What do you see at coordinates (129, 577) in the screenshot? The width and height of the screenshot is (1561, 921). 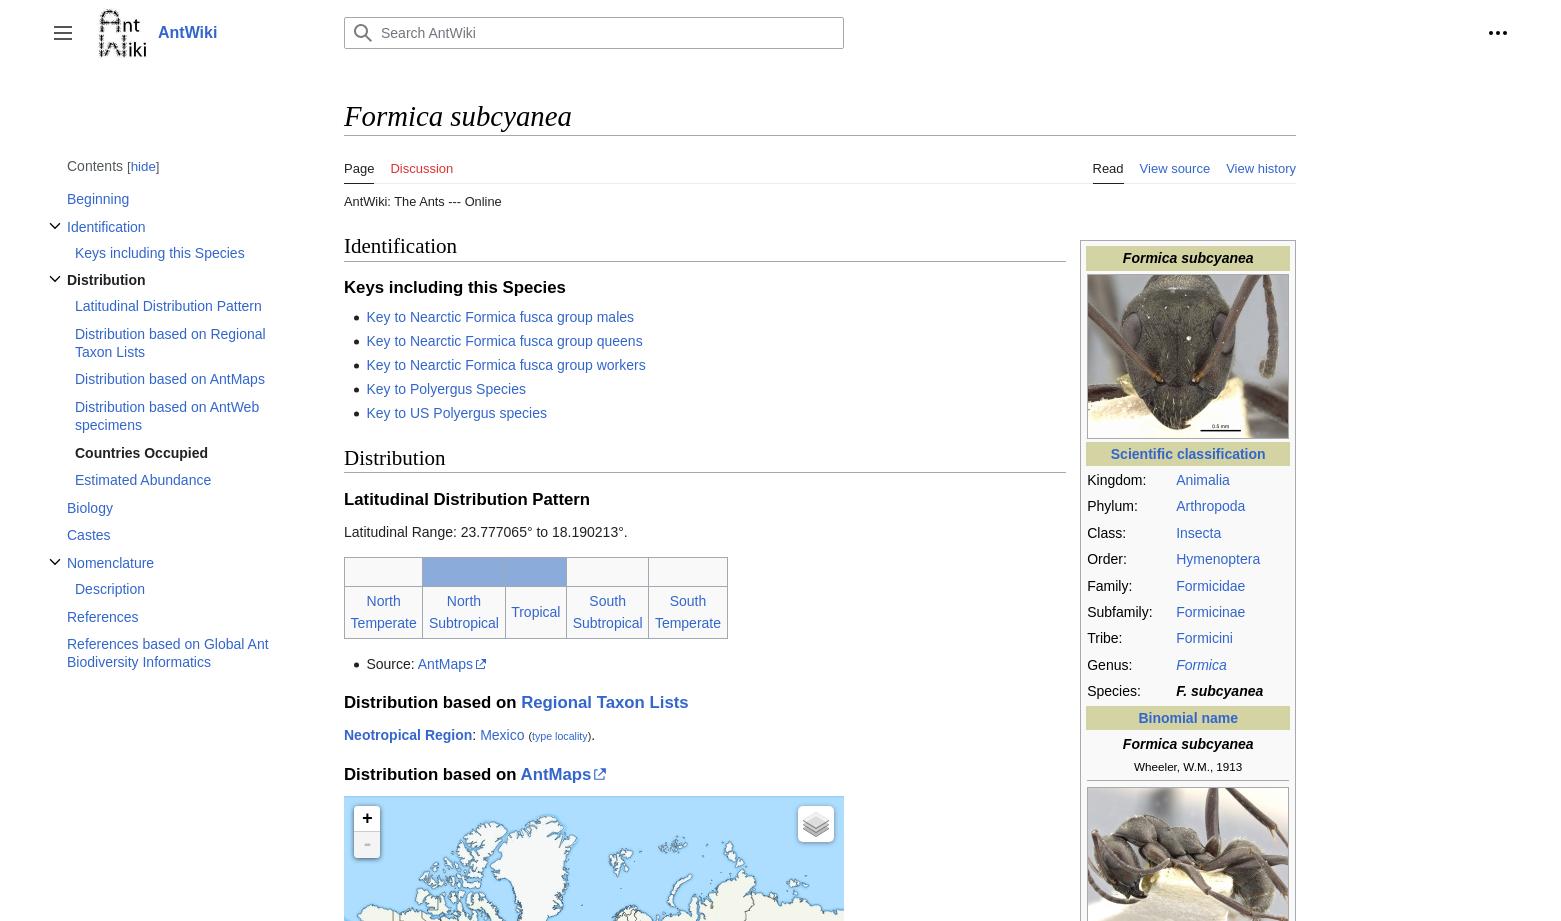 I see `'Toggle Nomenclature subsection'` at bounding box center [129, 577].